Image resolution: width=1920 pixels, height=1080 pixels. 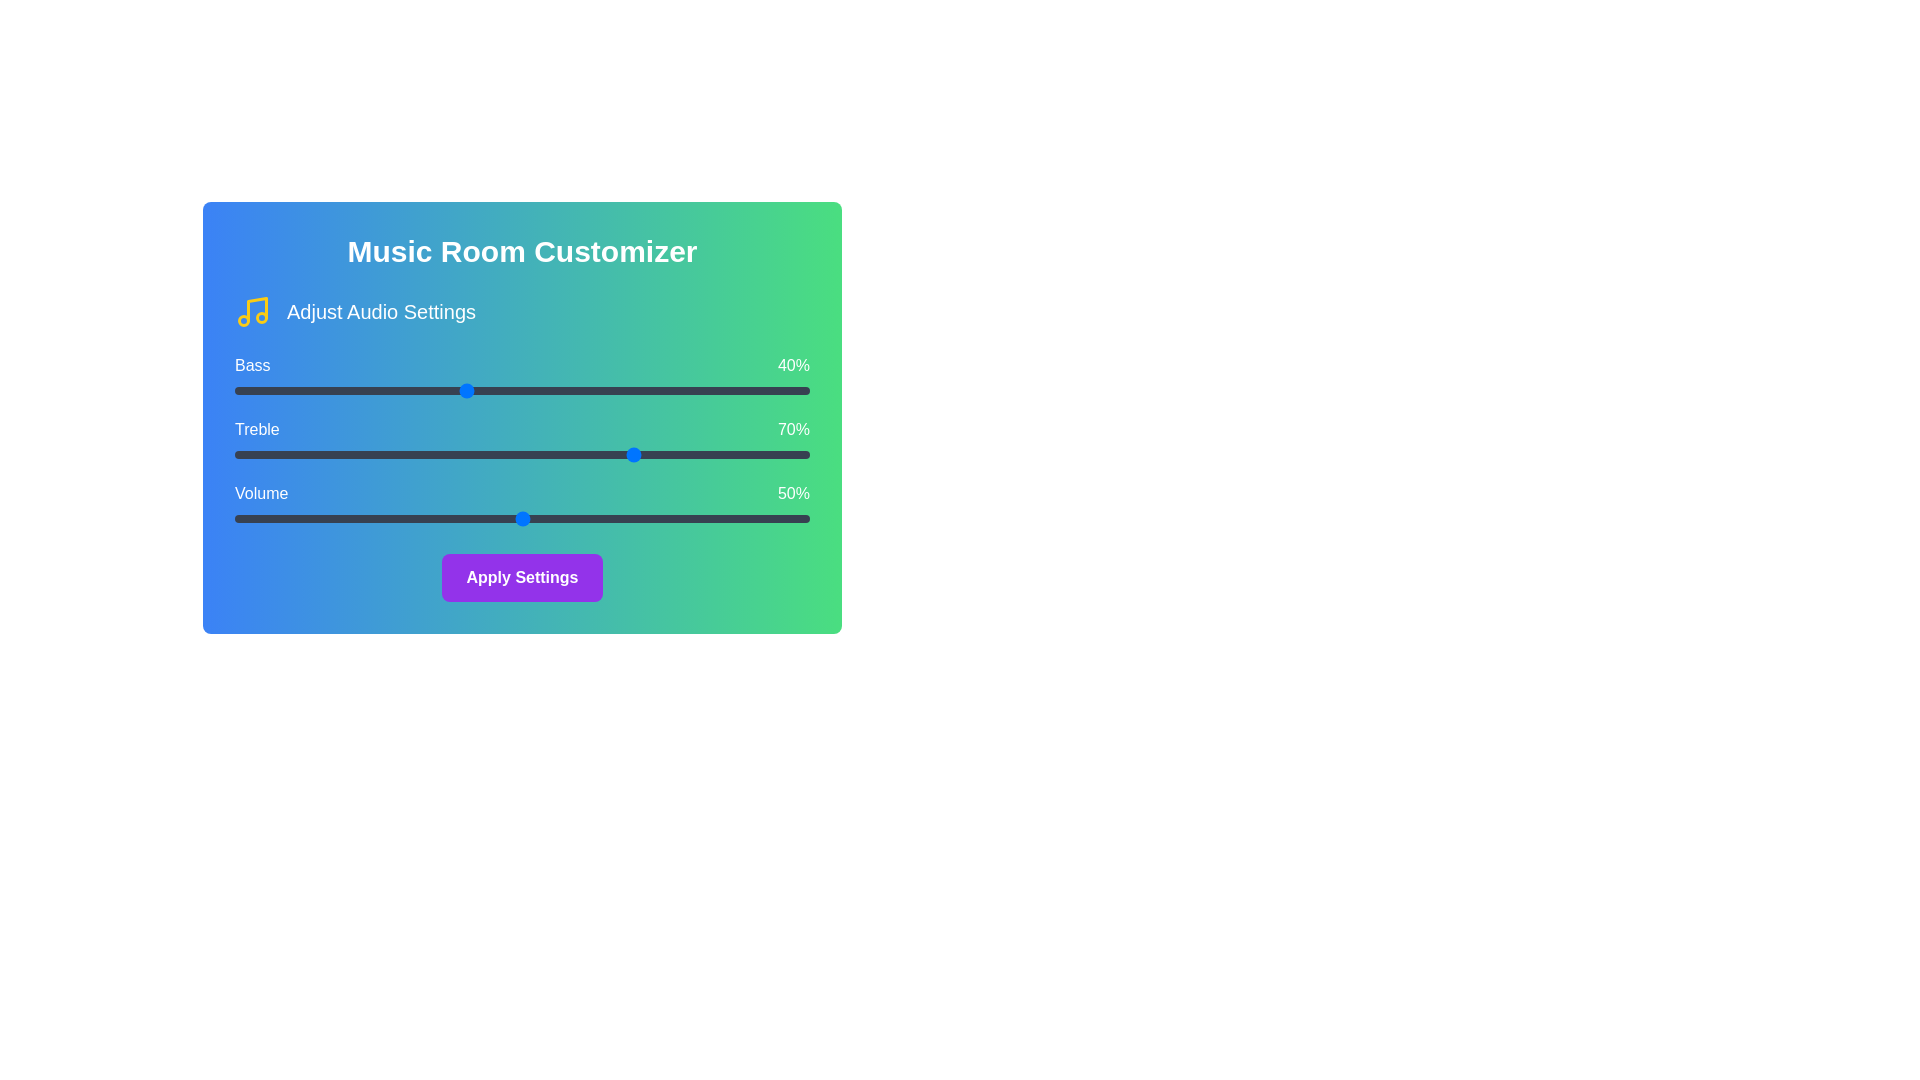 What do you see at coordinates (280, 455) in the screenshot?
I see `the Treble slider to 8%` at bounding box center [280, 455].